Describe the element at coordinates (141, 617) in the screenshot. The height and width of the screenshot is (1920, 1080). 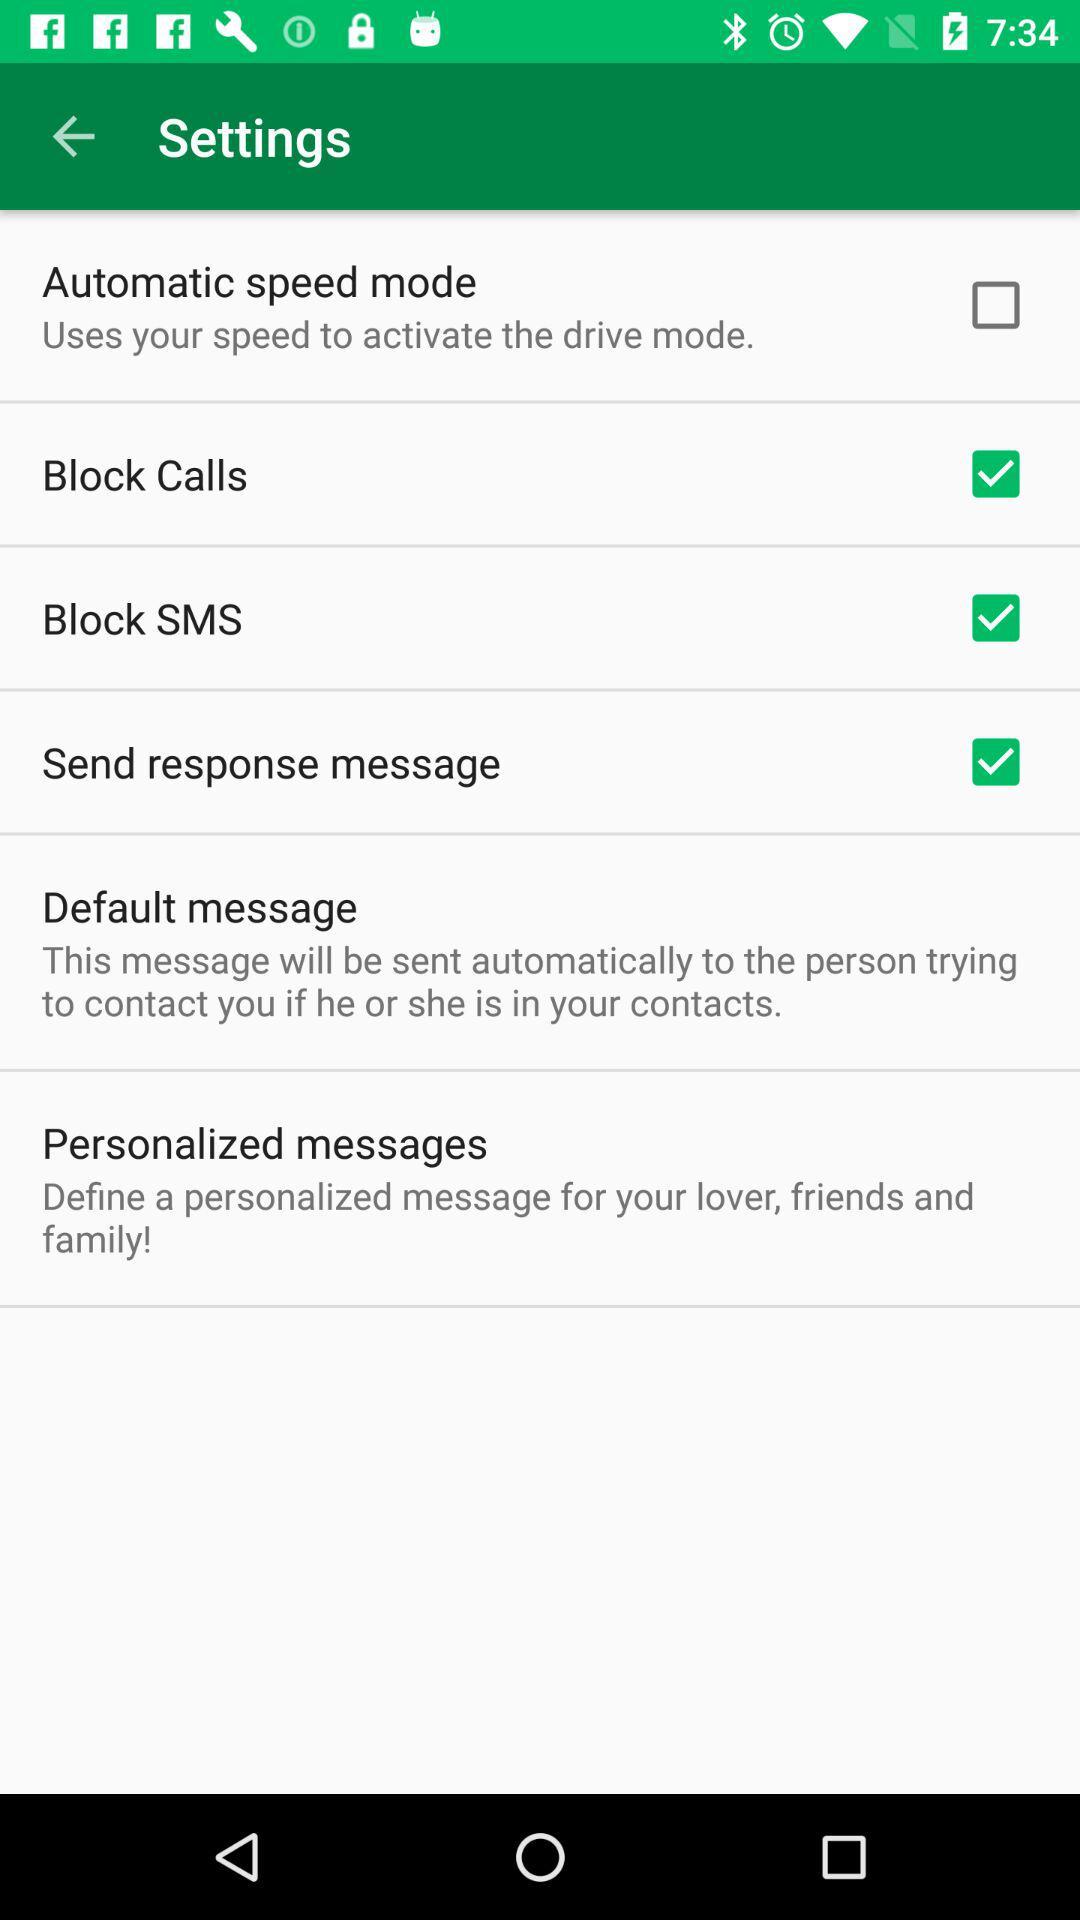
I see `icon above send response message app` at that location.